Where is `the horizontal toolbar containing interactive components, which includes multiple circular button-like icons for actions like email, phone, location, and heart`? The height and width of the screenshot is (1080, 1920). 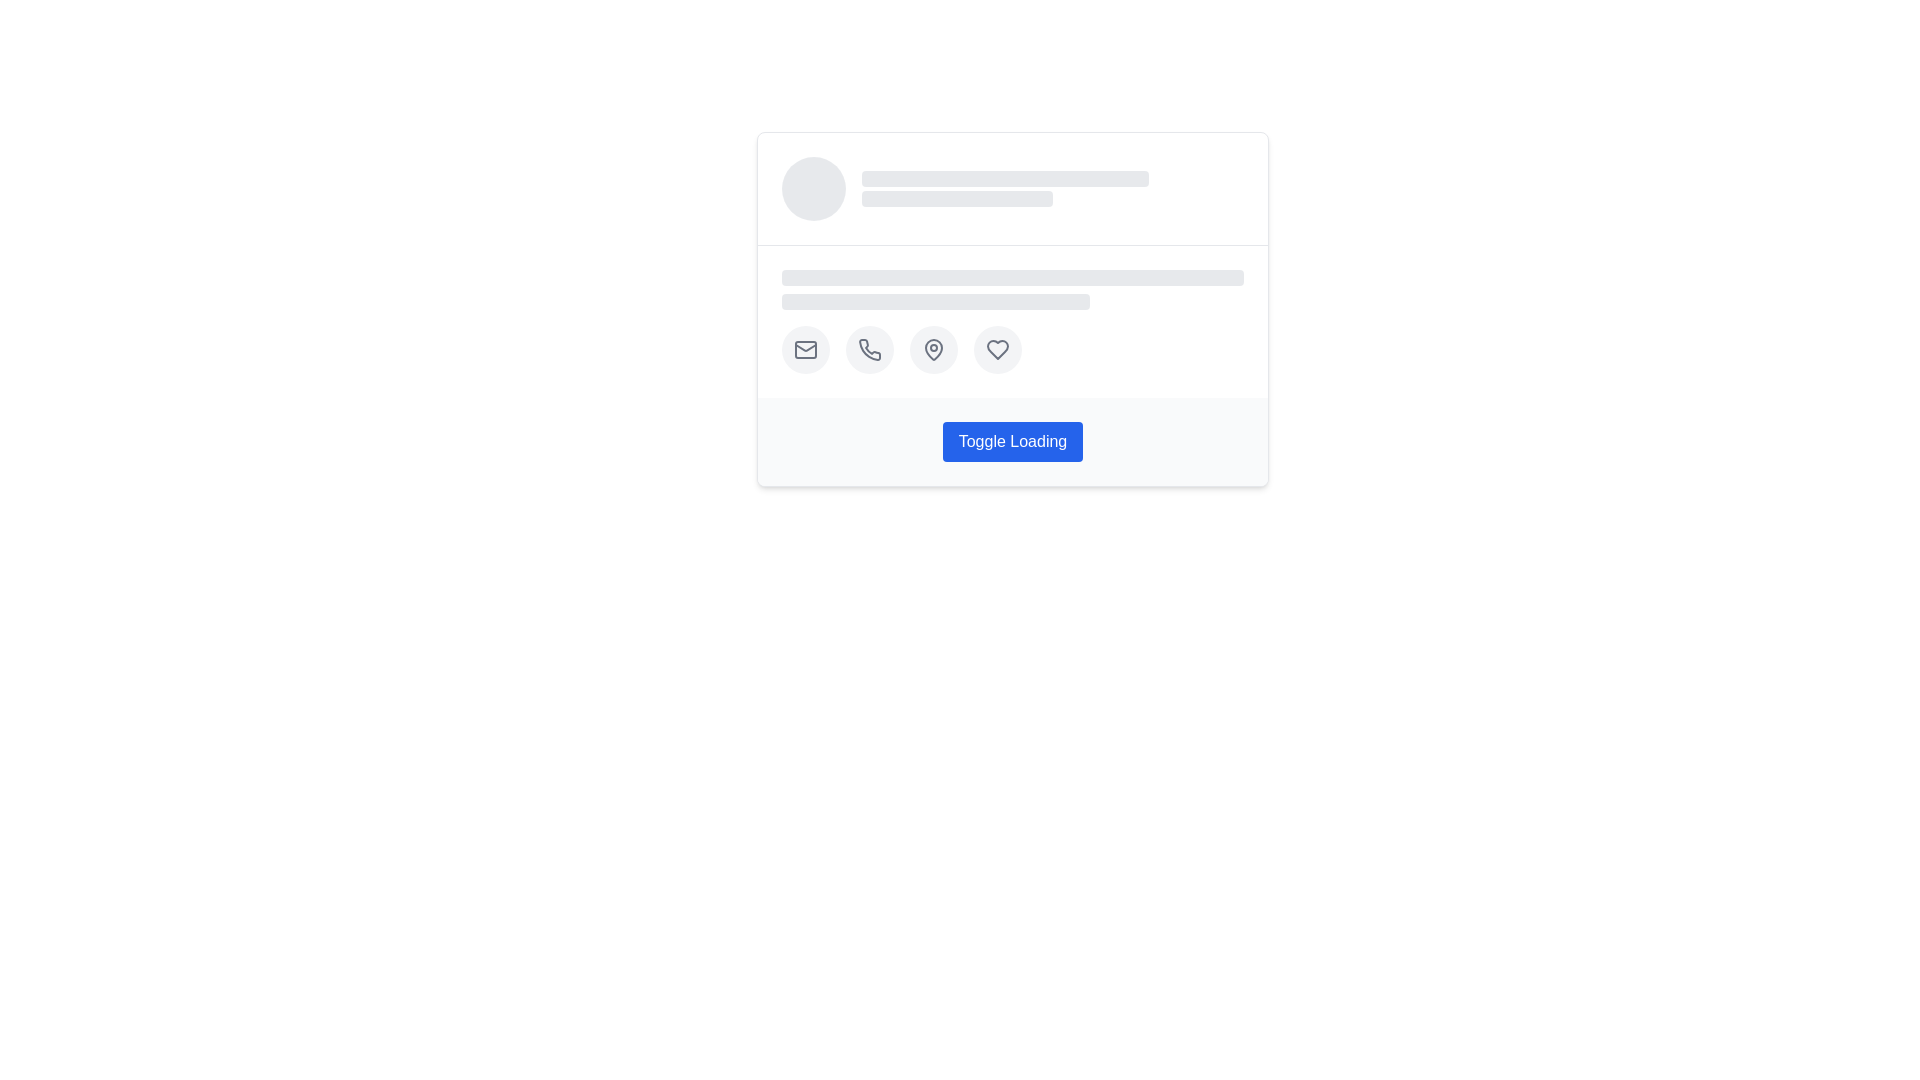
the horizontal toolbar containing interactive components, which includes multiple circular button-like icons for actions like email, phone, location, and heart is located at coordinates (1012, 349).